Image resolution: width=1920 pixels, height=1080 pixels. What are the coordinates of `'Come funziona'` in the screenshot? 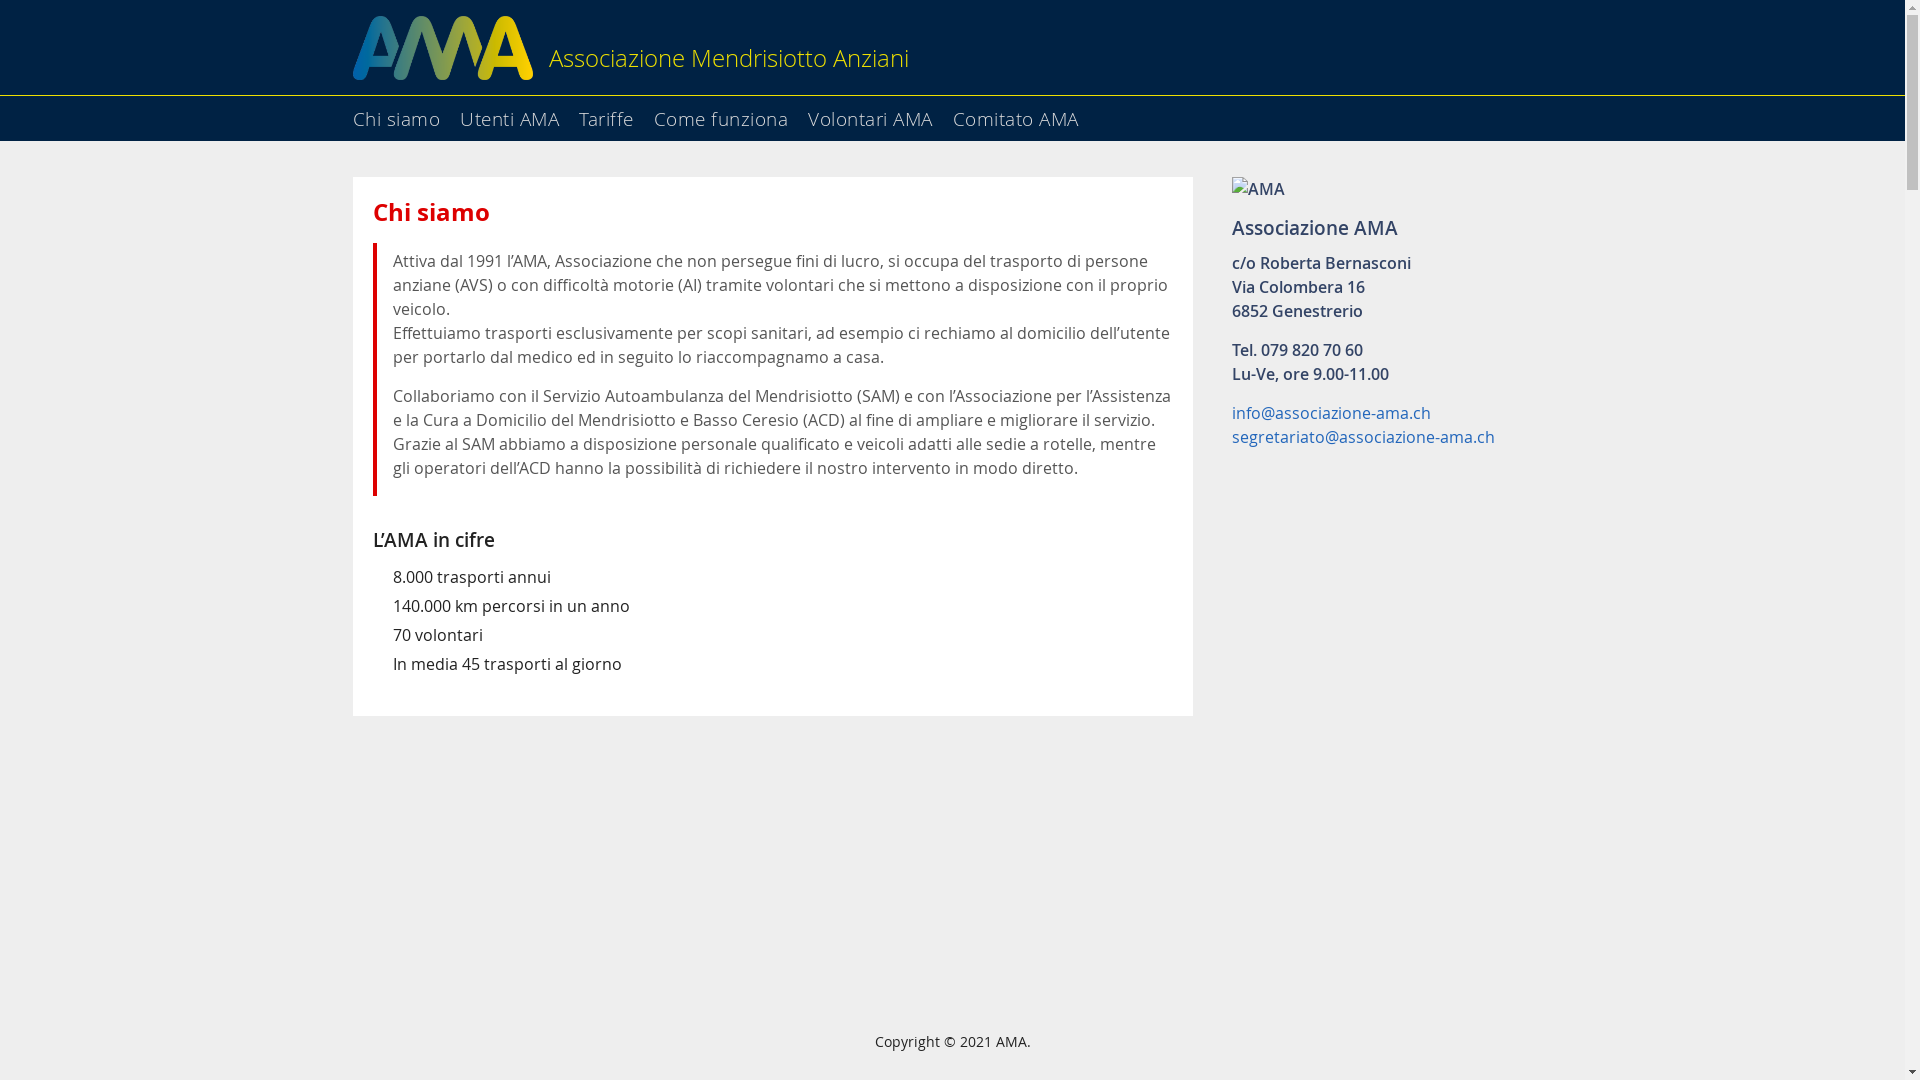 It's located at (653, 111).